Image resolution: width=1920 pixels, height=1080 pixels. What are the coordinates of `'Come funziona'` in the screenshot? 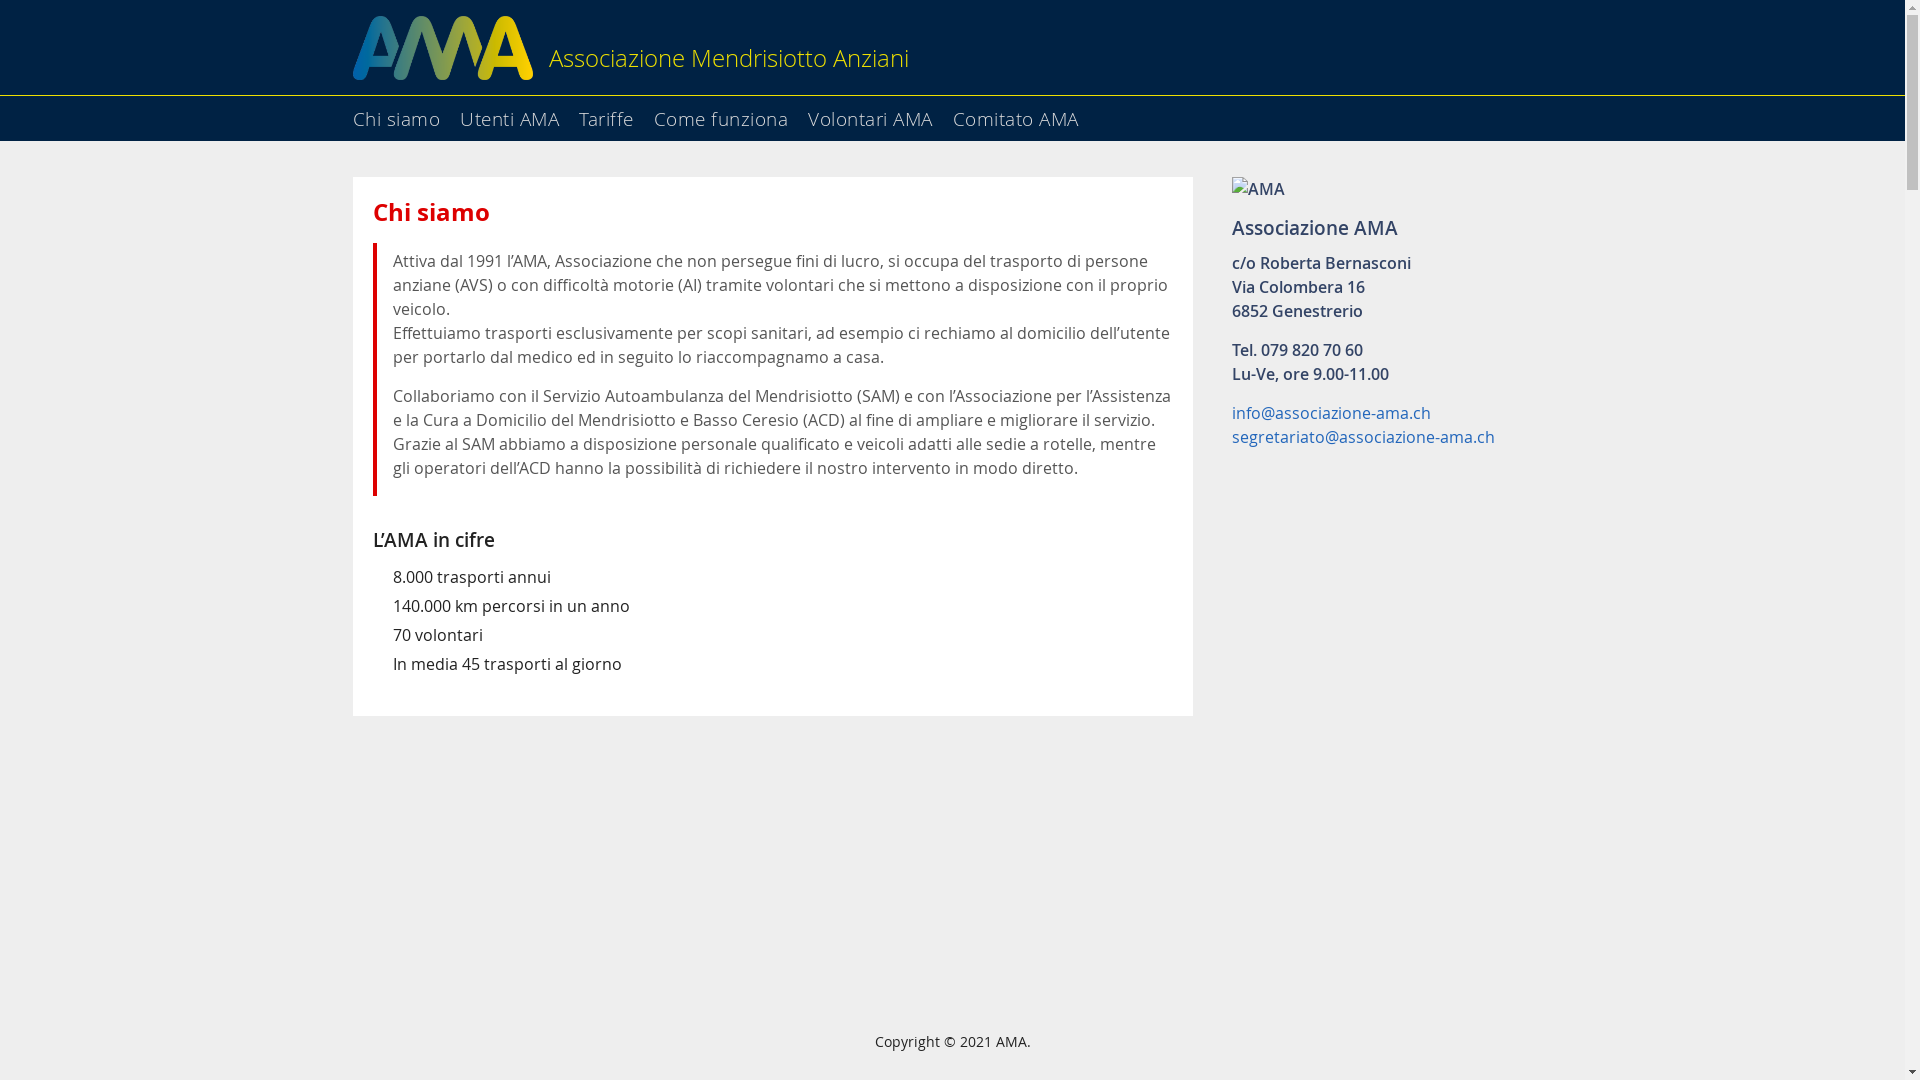 It's located at (653, 111).